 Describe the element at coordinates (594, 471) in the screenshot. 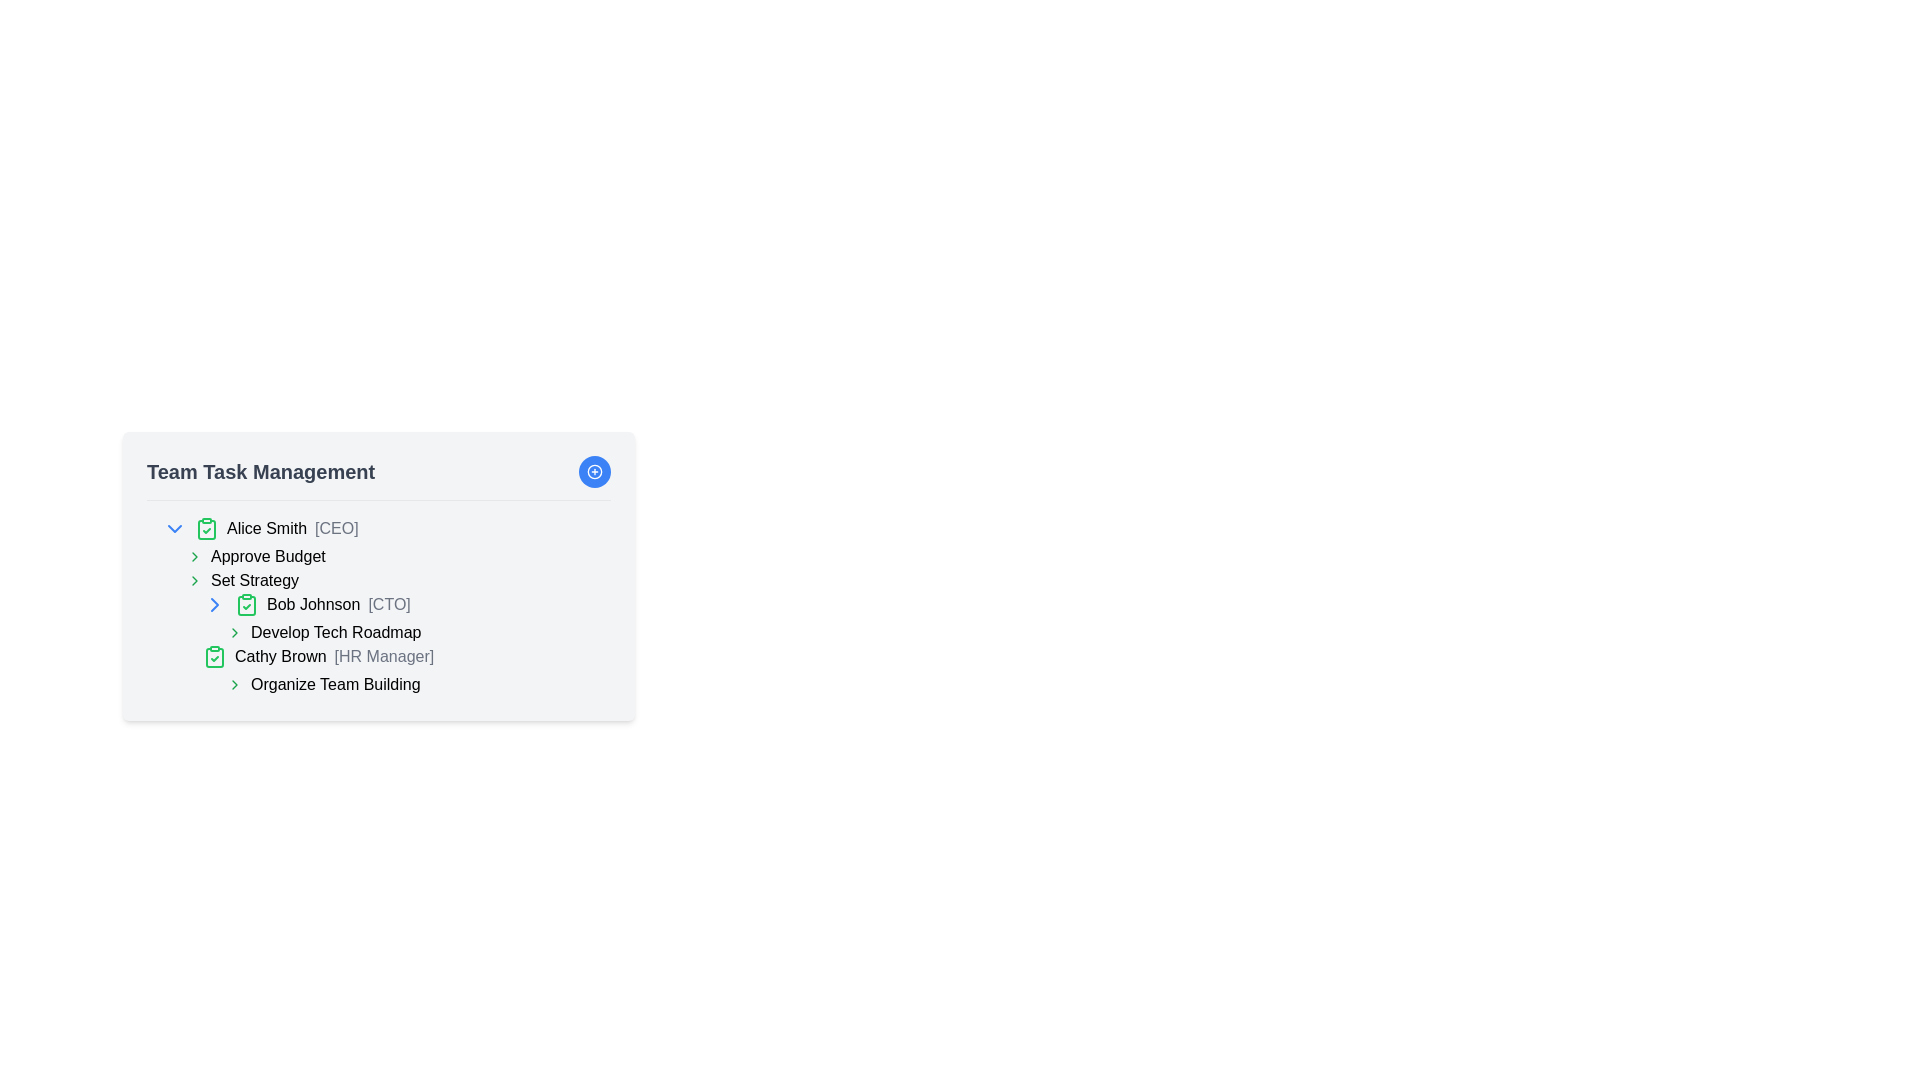

I see `the button in the top-right corner of the 'Team Task Management' component` at that location.